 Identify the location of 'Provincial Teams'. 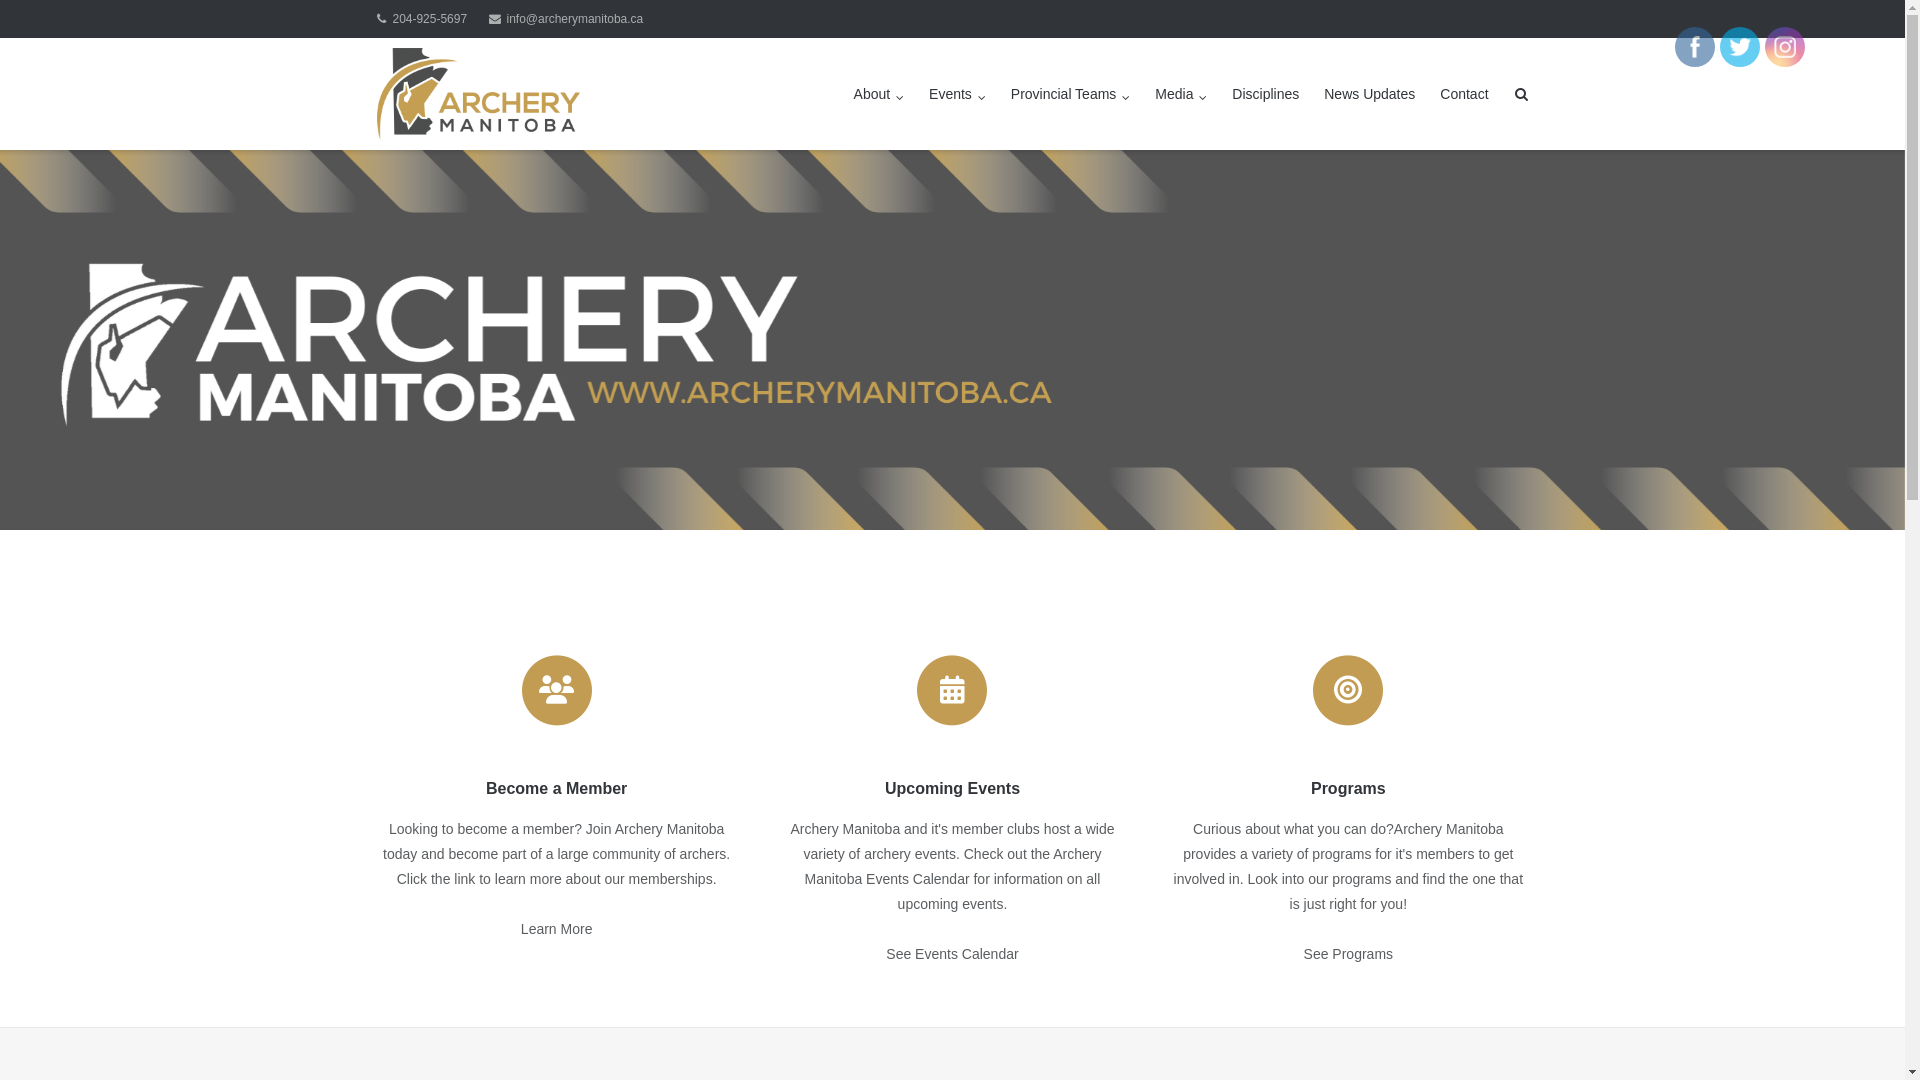
(1069, 93).